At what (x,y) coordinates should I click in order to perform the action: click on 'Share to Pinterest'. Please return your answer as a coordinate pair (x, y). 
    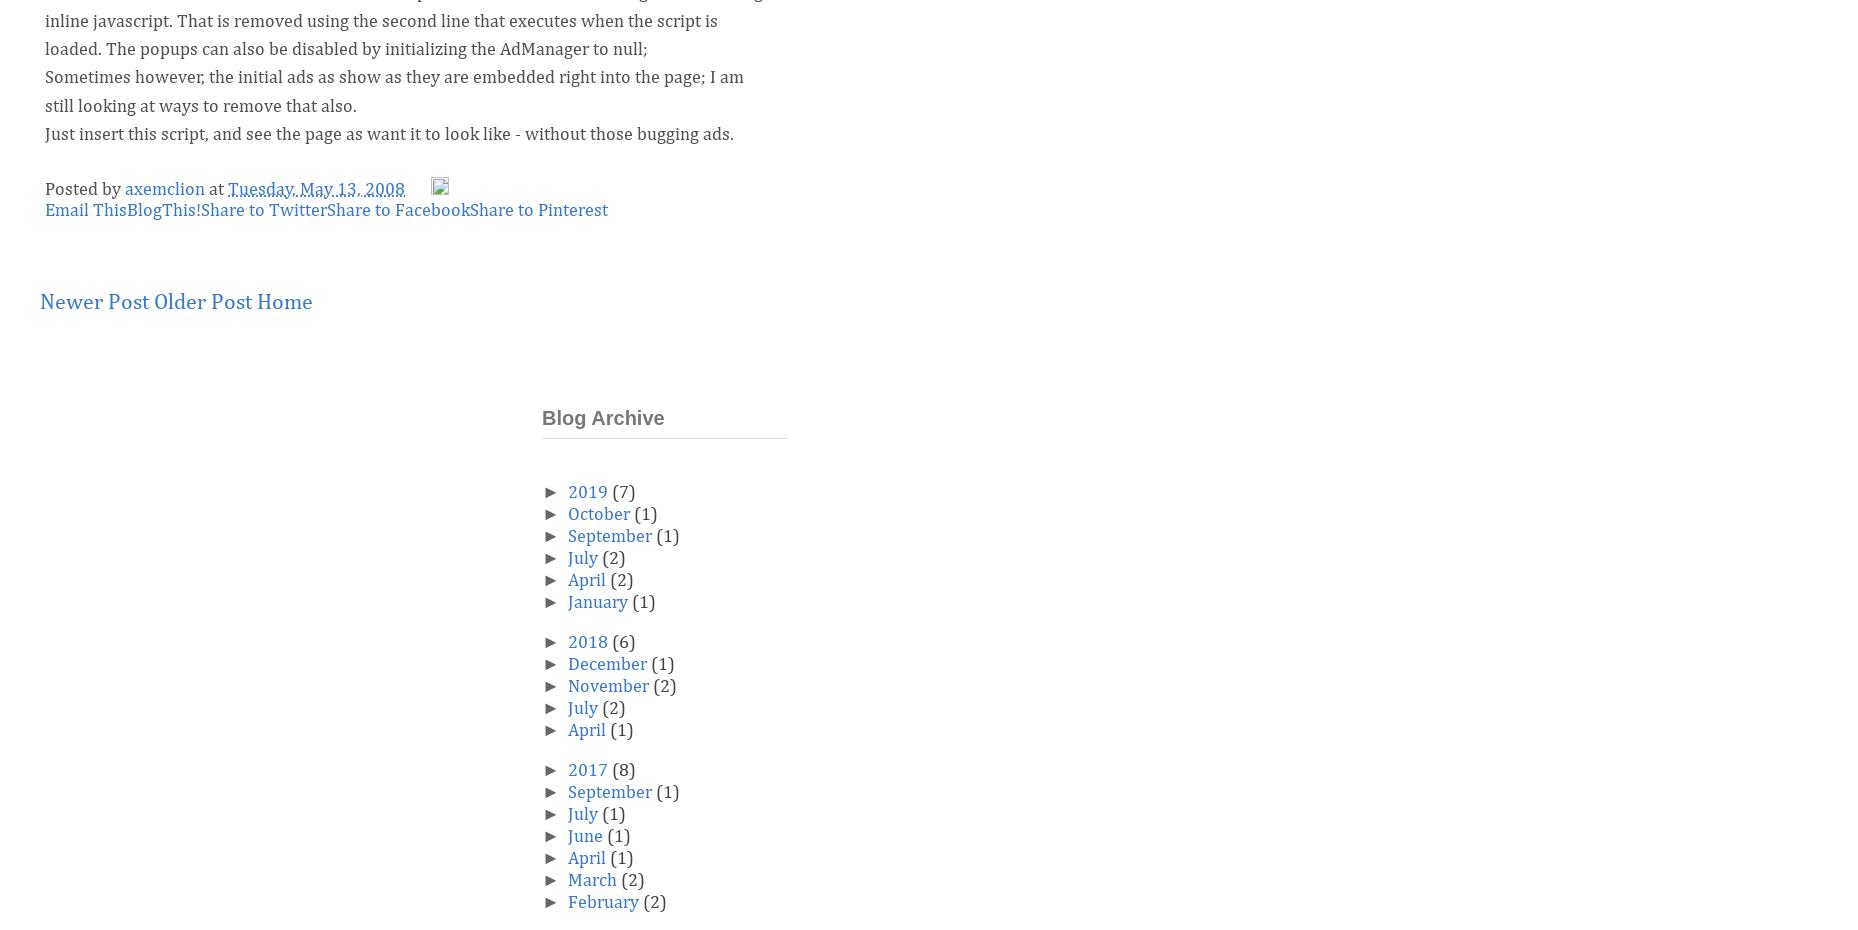
    Looking at the image, I should click on (470, 208).